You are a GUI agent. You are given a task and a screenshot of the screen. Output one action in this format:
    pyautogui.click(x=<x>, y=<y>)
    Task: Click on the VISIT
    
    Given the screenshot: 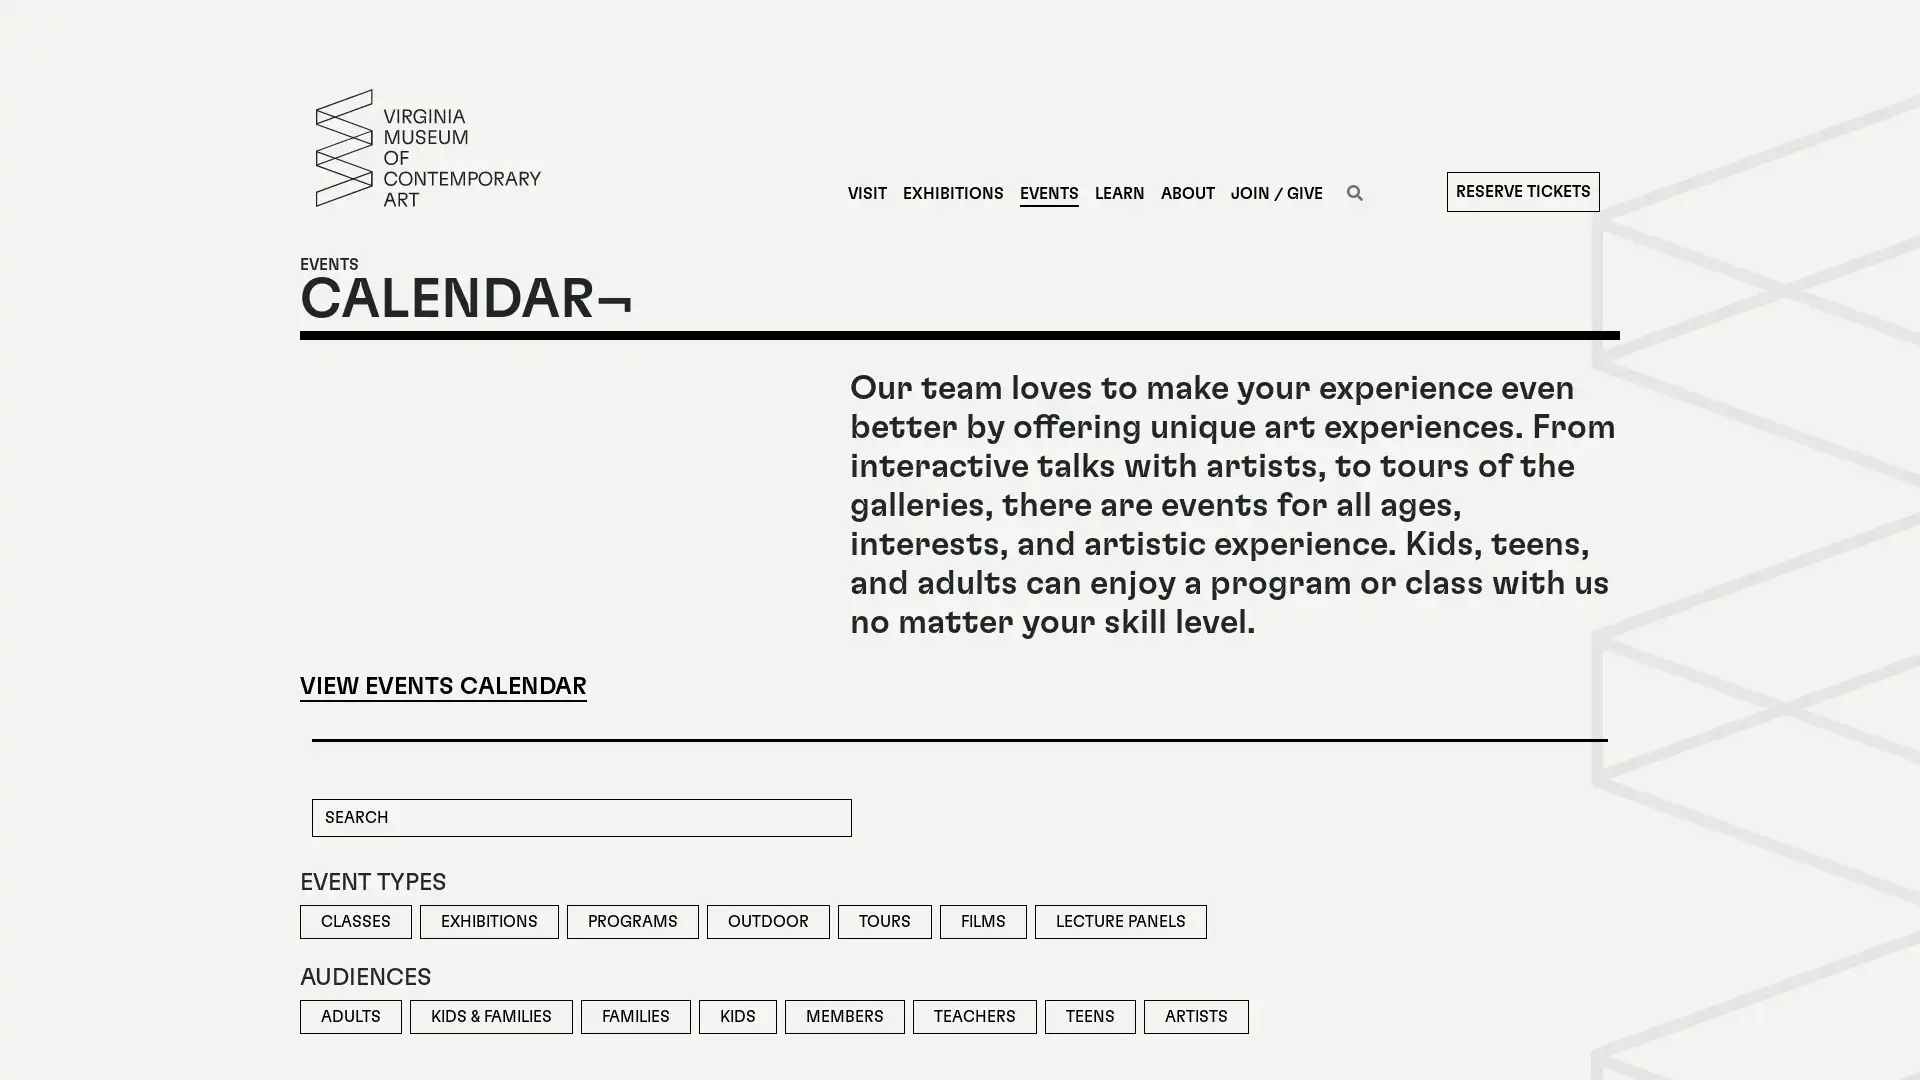 What is the action you would take?
    pyautogui.click(x=866, y=193)
    